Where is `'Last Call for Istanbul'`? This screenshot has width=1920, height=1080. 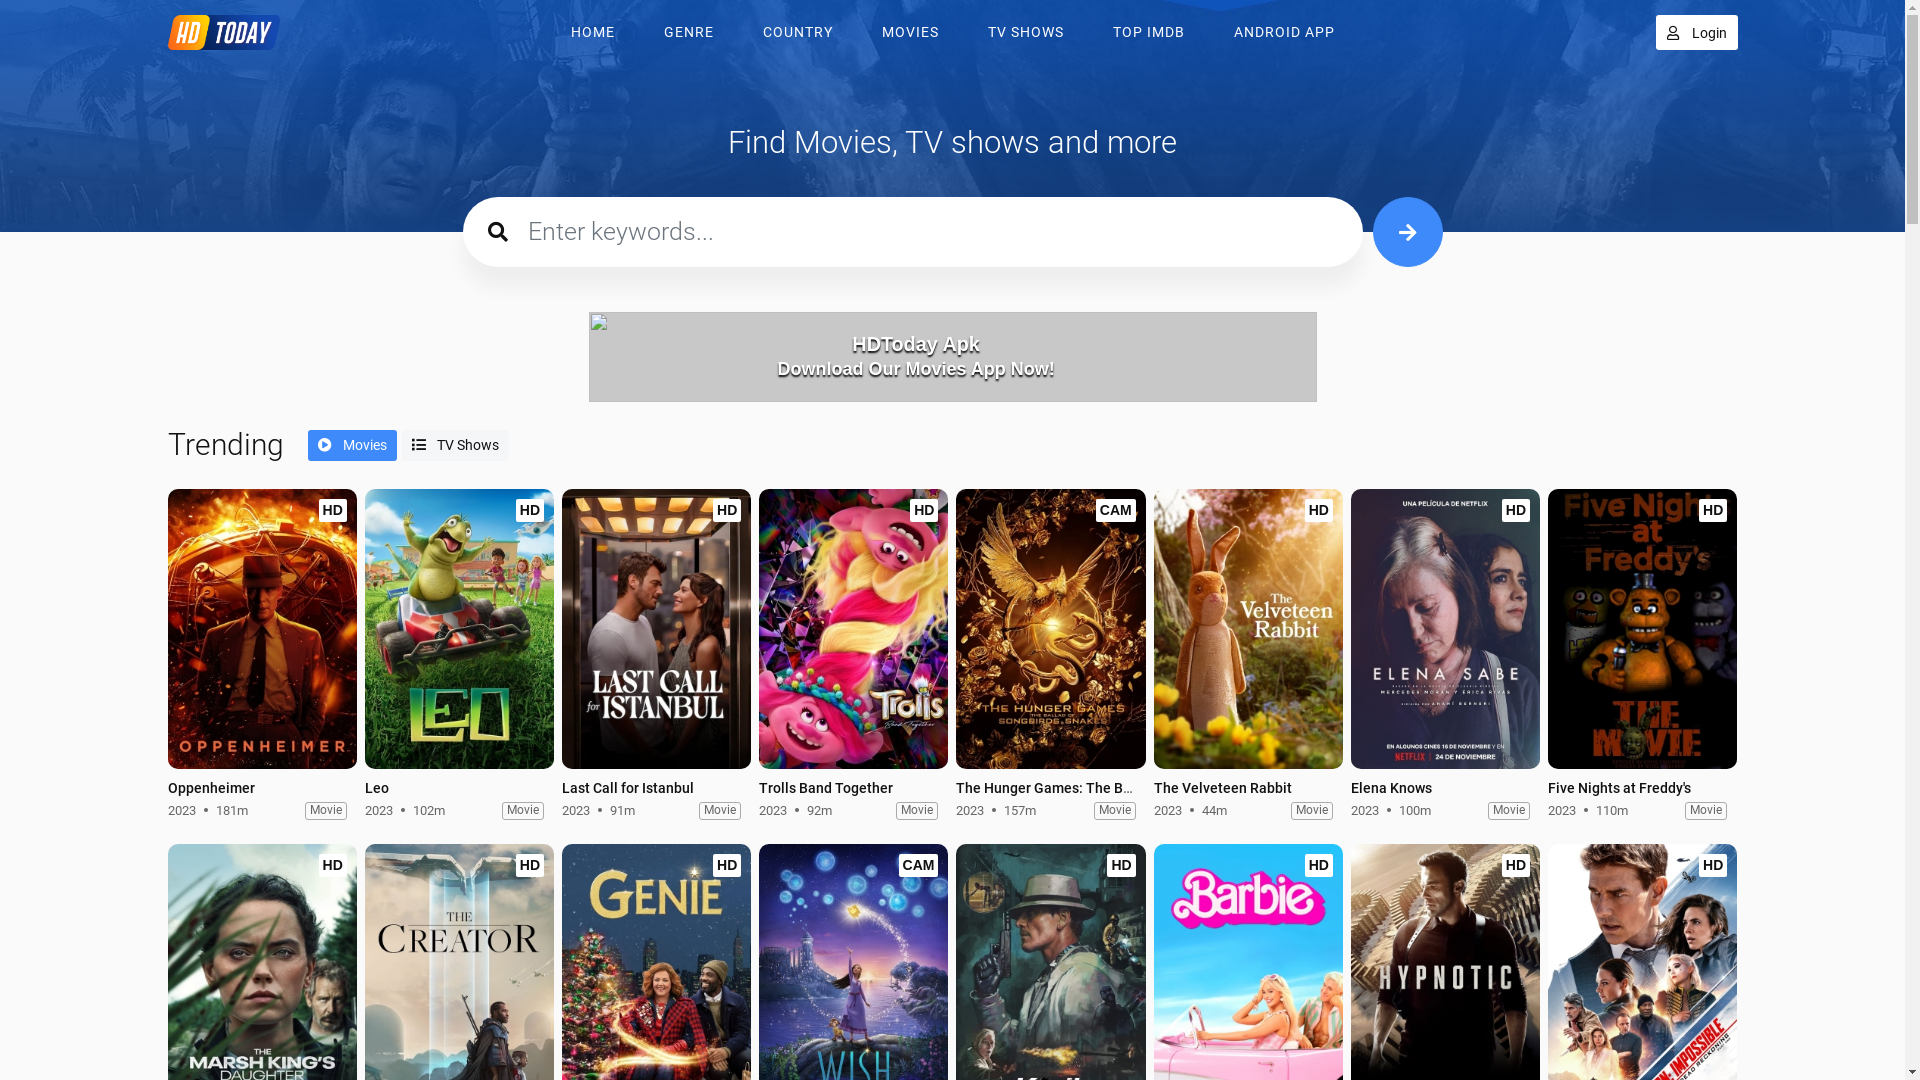
'Last Call for Istanbul' is located at coordinates (560, 631).